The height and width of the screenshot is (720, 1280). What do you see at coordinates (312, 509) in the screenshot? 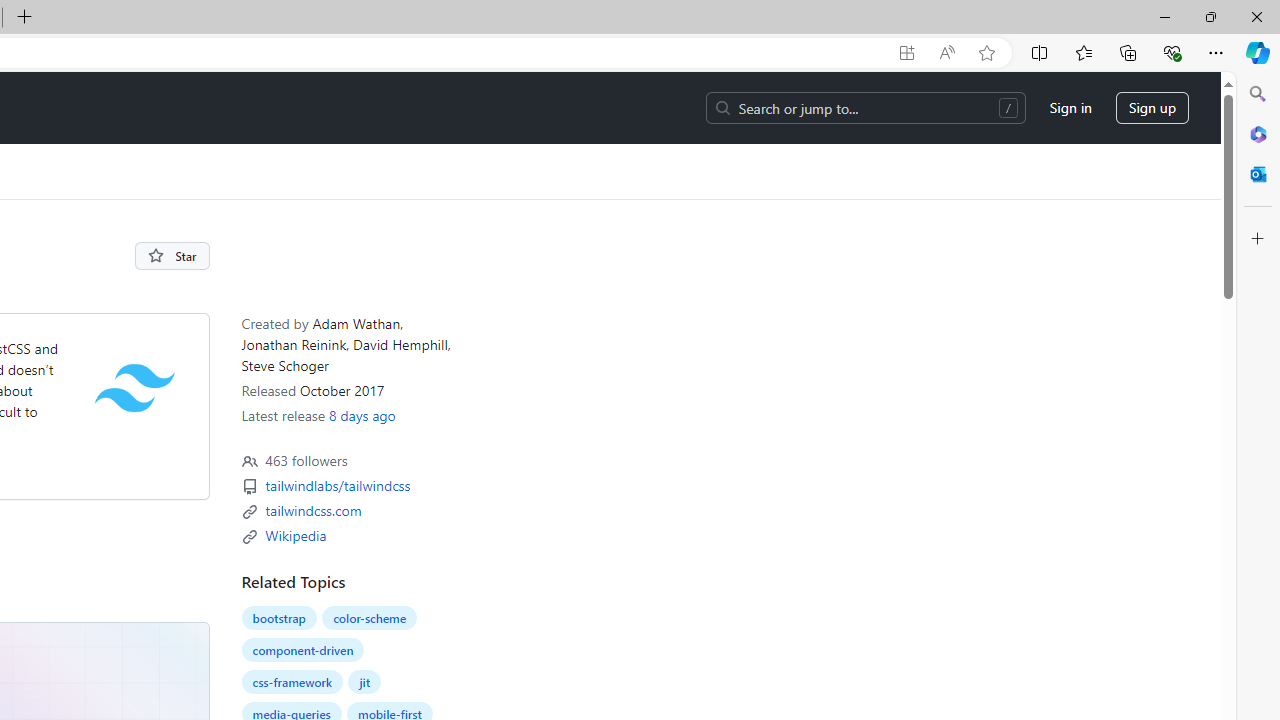
I see `'tailwindcss.com'` at bounding box center [312, 509].